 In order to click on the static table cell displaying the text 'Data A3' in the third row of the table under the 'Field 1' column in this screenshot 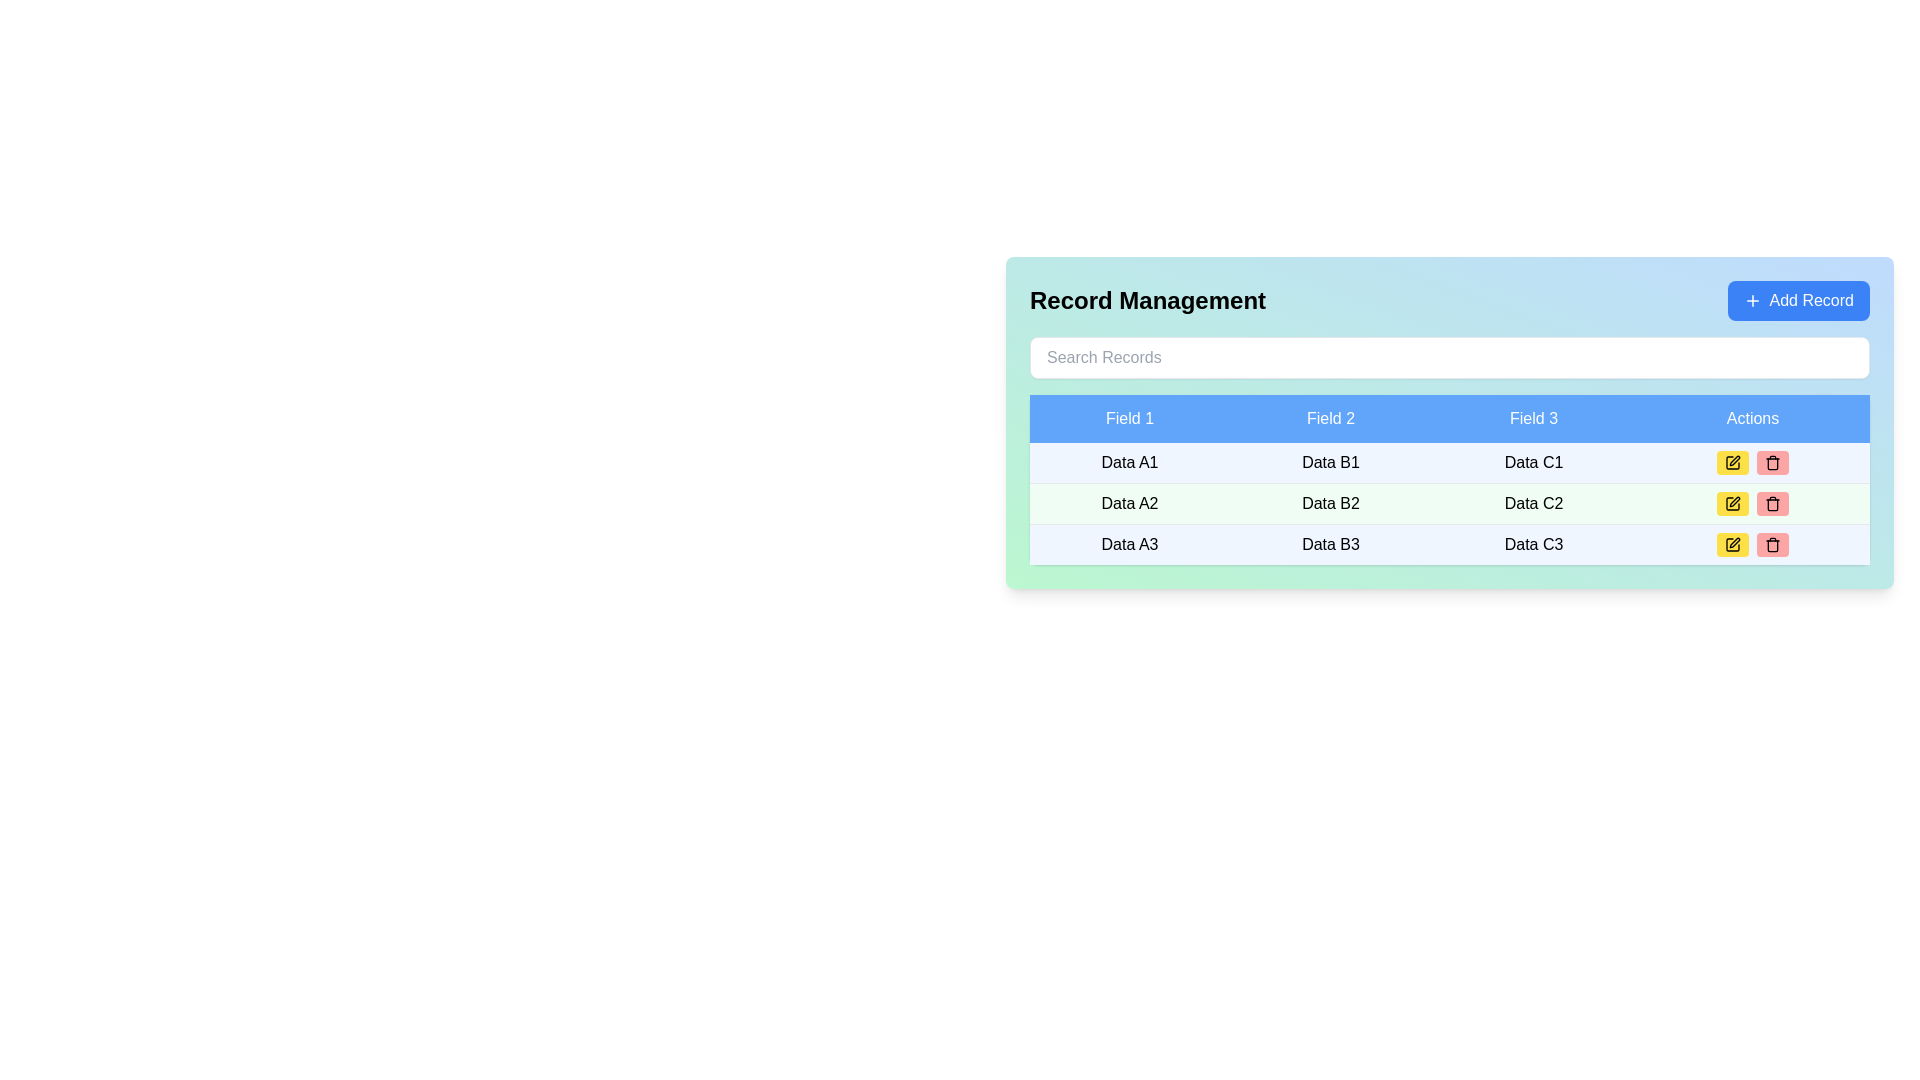, I will do `click(1130, 544)`.